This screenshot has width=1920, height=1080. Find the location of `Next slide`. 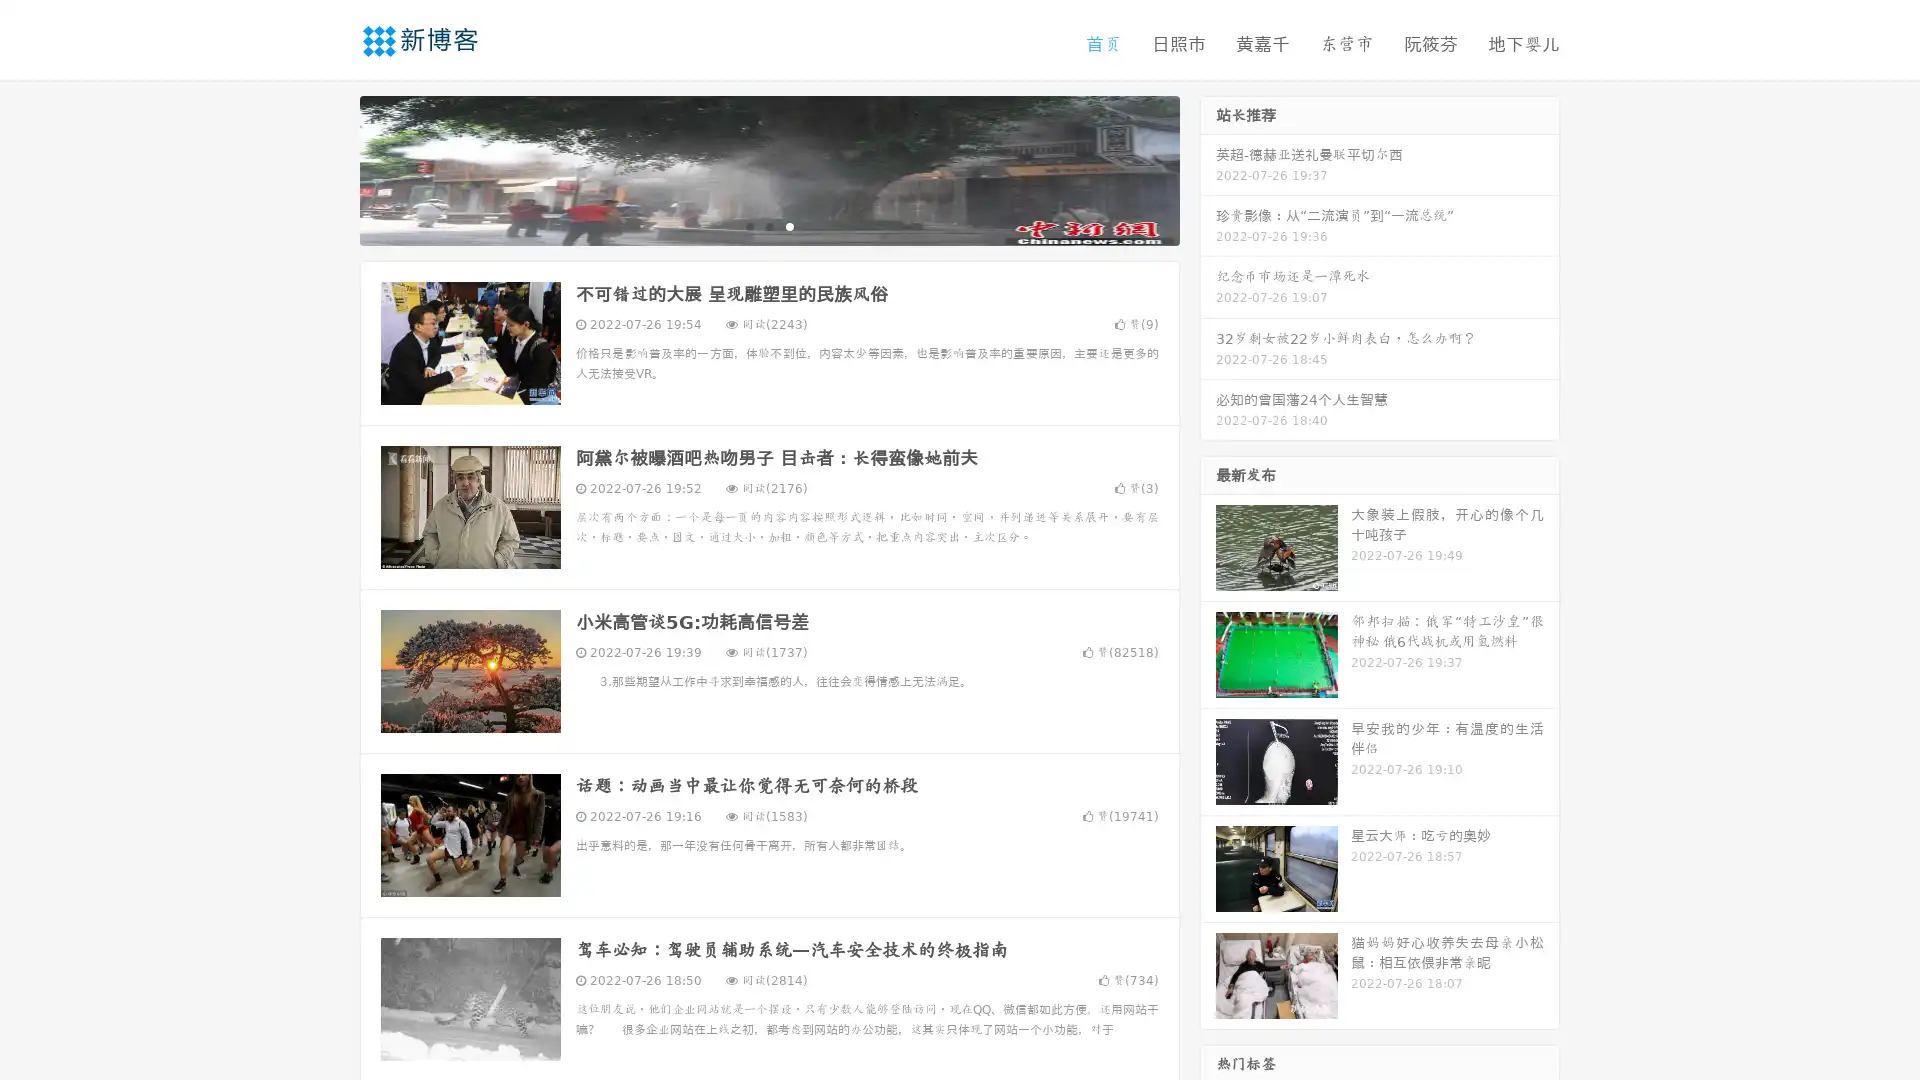

Next slide is located at coordinates (1208, 168).